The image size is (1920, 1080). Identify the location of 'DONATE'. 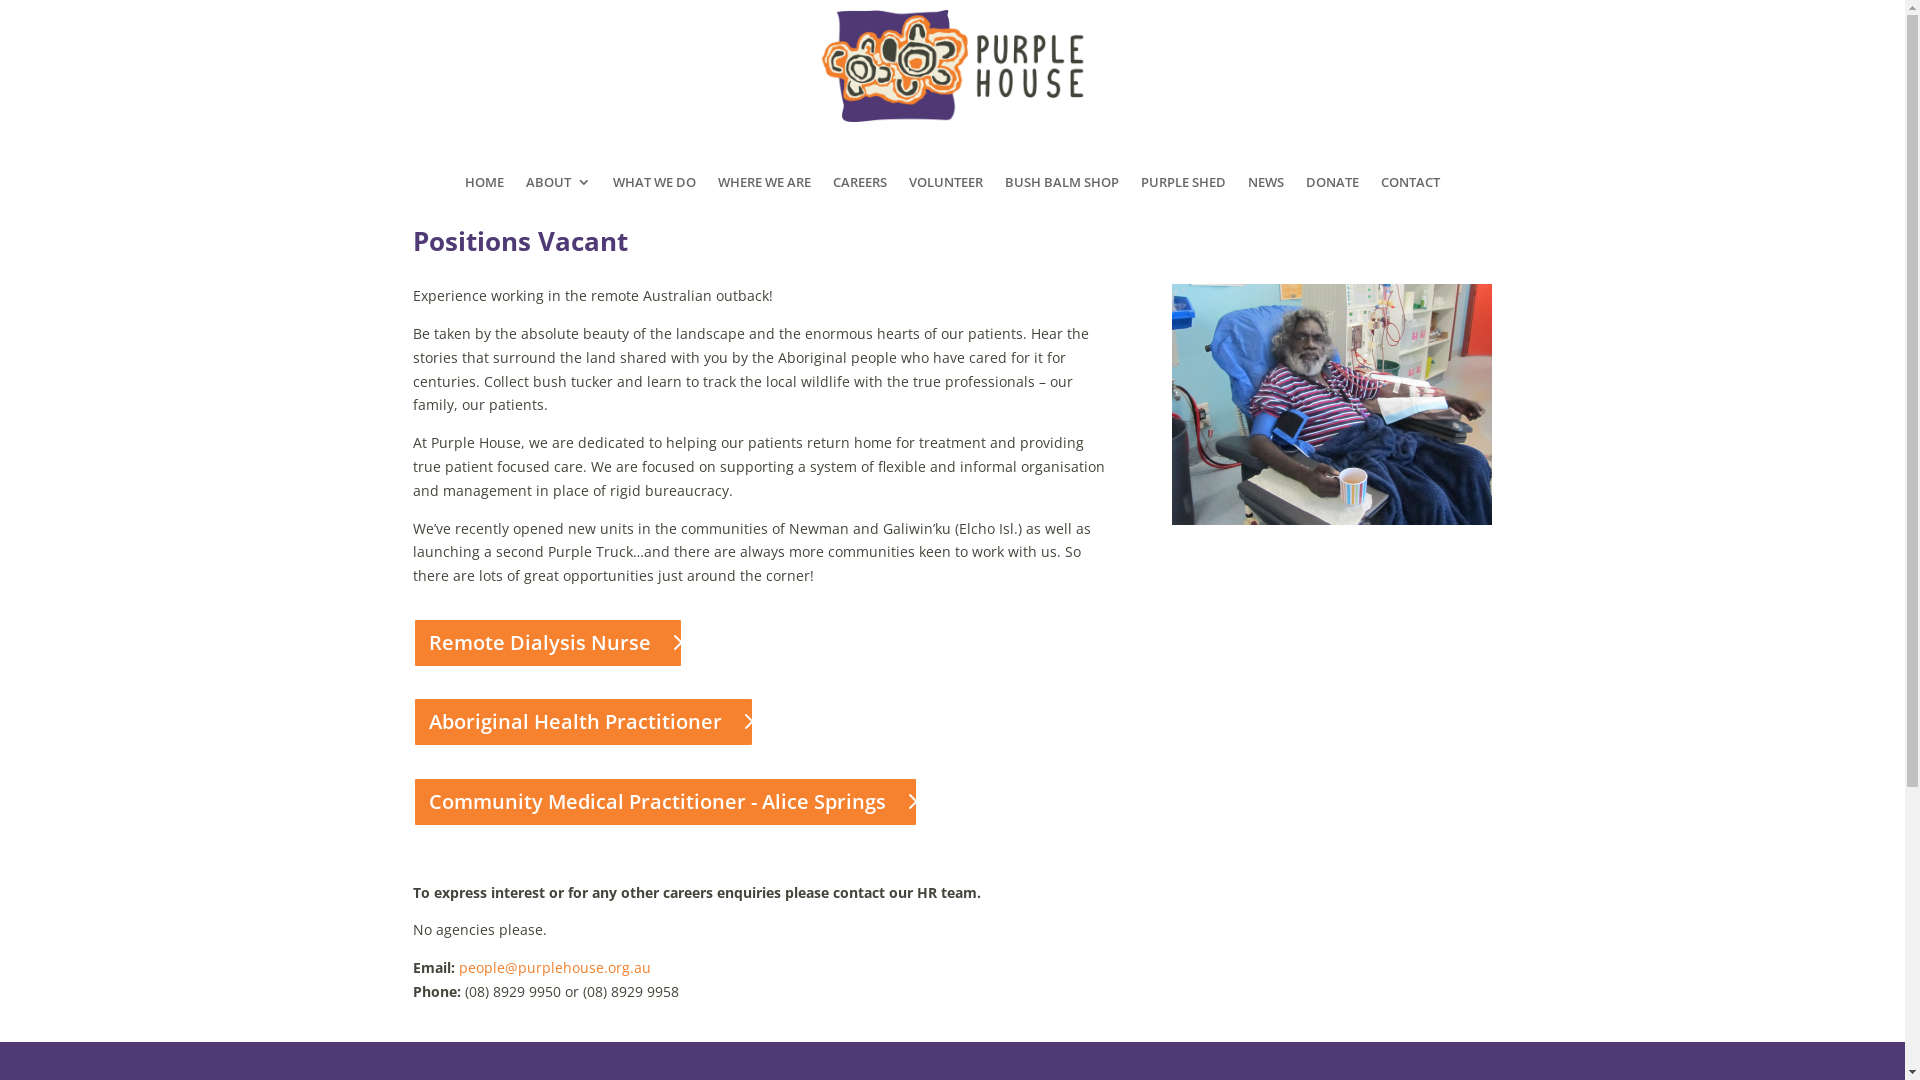
(1332, 196).